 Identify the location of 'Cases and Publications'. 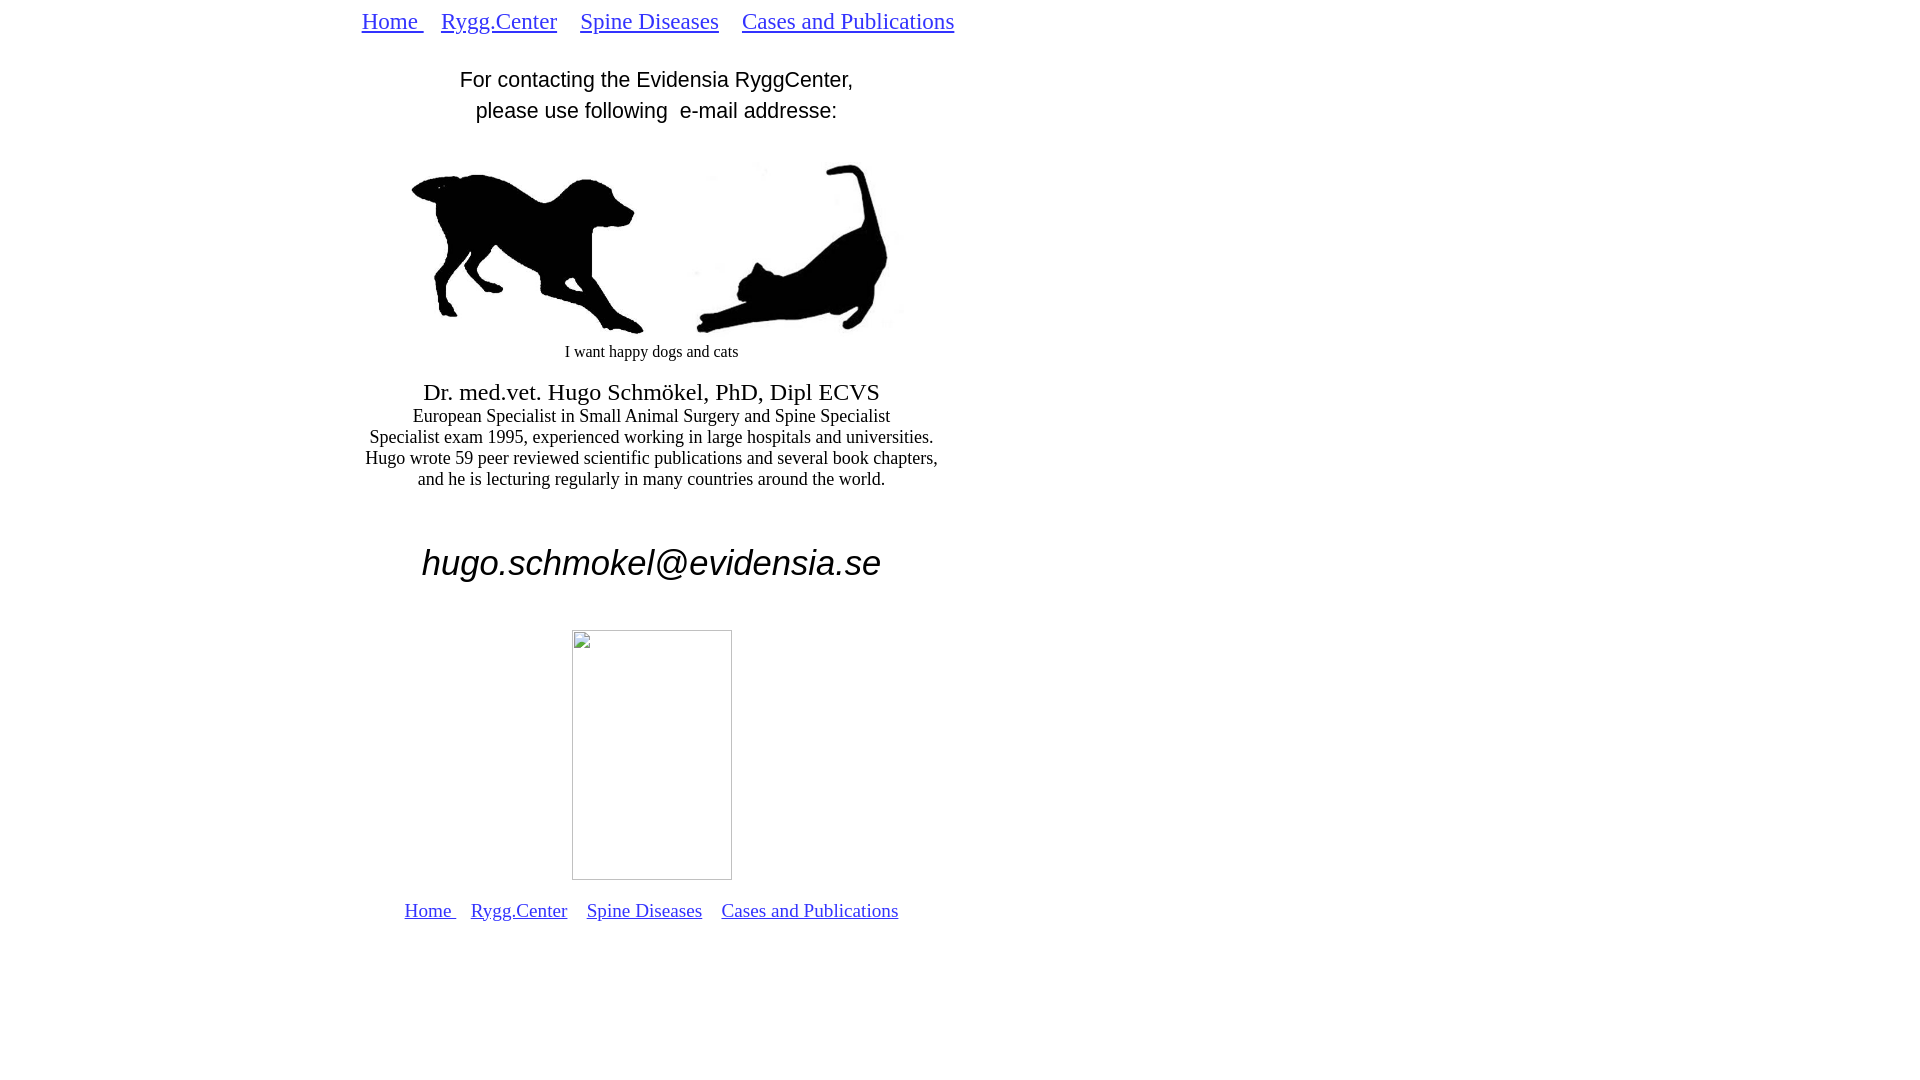
(809, 910).